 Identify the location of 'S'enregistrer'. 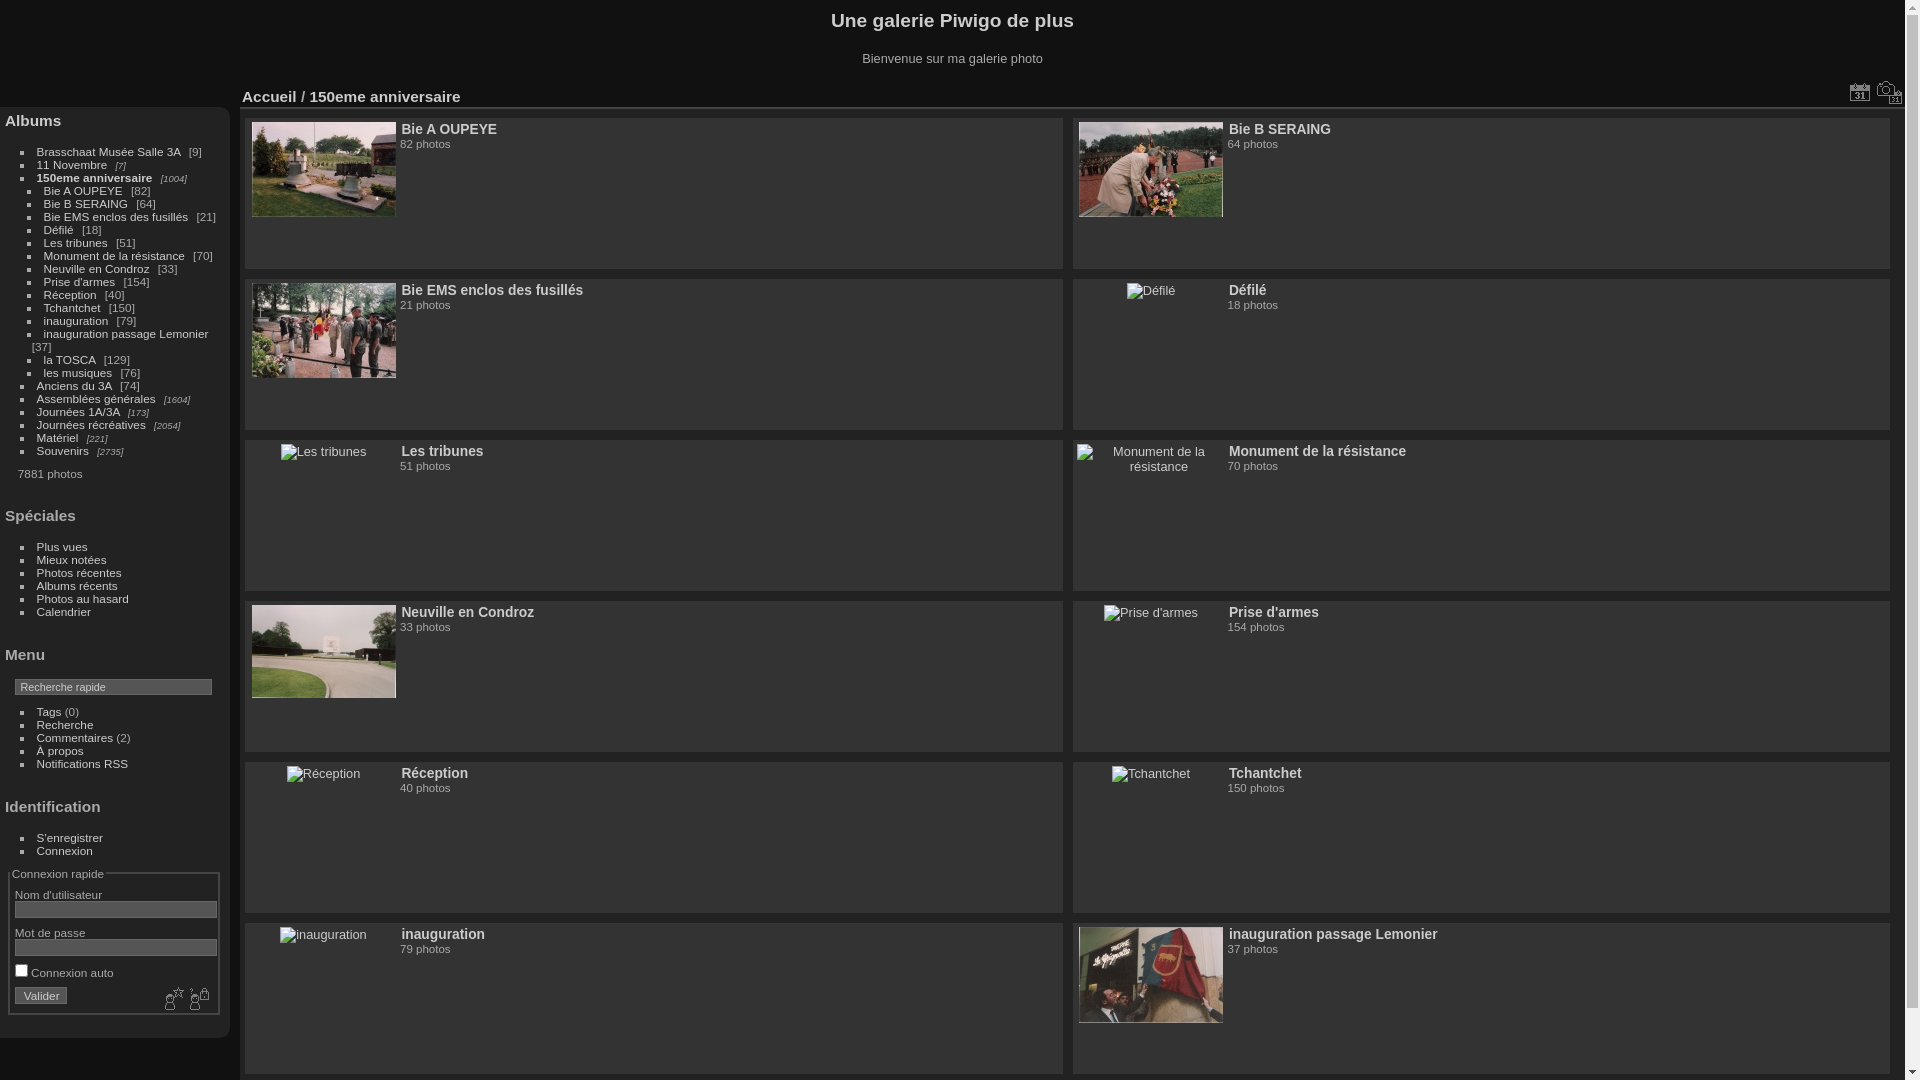
(70, 837).